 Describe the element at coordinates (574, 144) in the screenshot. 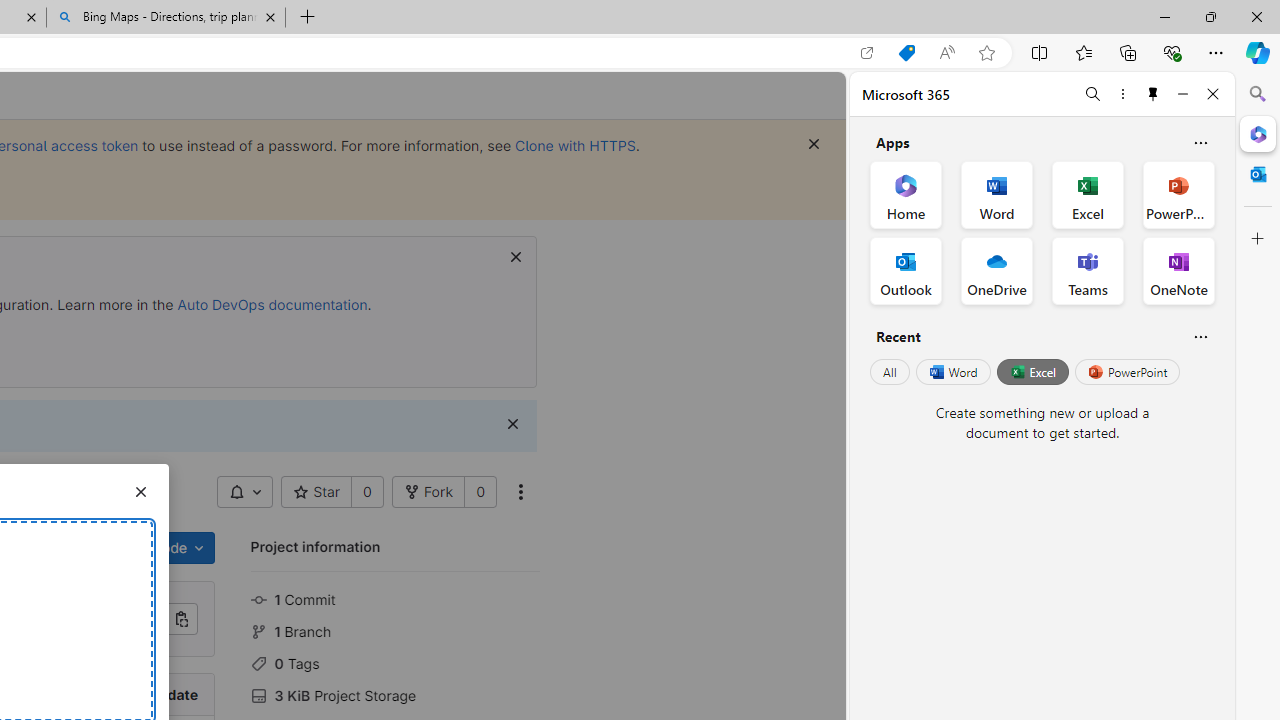

I see `'Clone with HTTPS'` at that location.